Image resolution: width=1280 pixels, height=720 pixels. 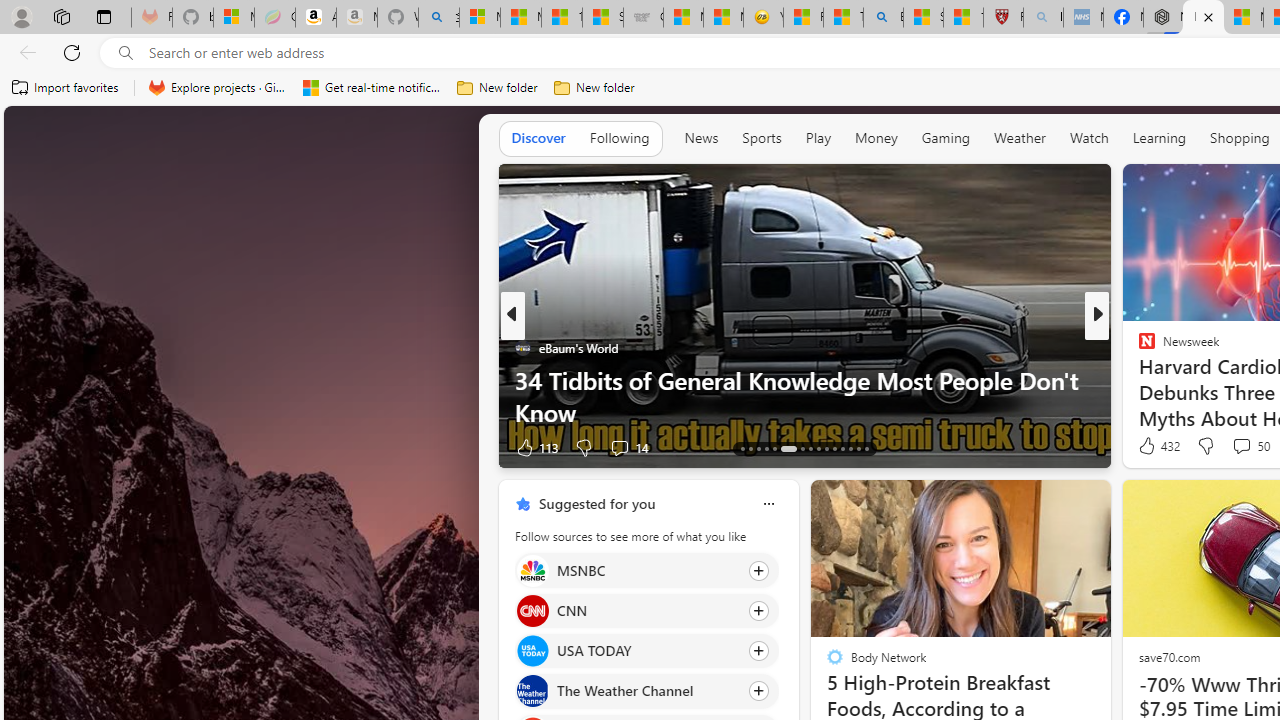 I want to click on 'Money', so click(x=876, y=137).